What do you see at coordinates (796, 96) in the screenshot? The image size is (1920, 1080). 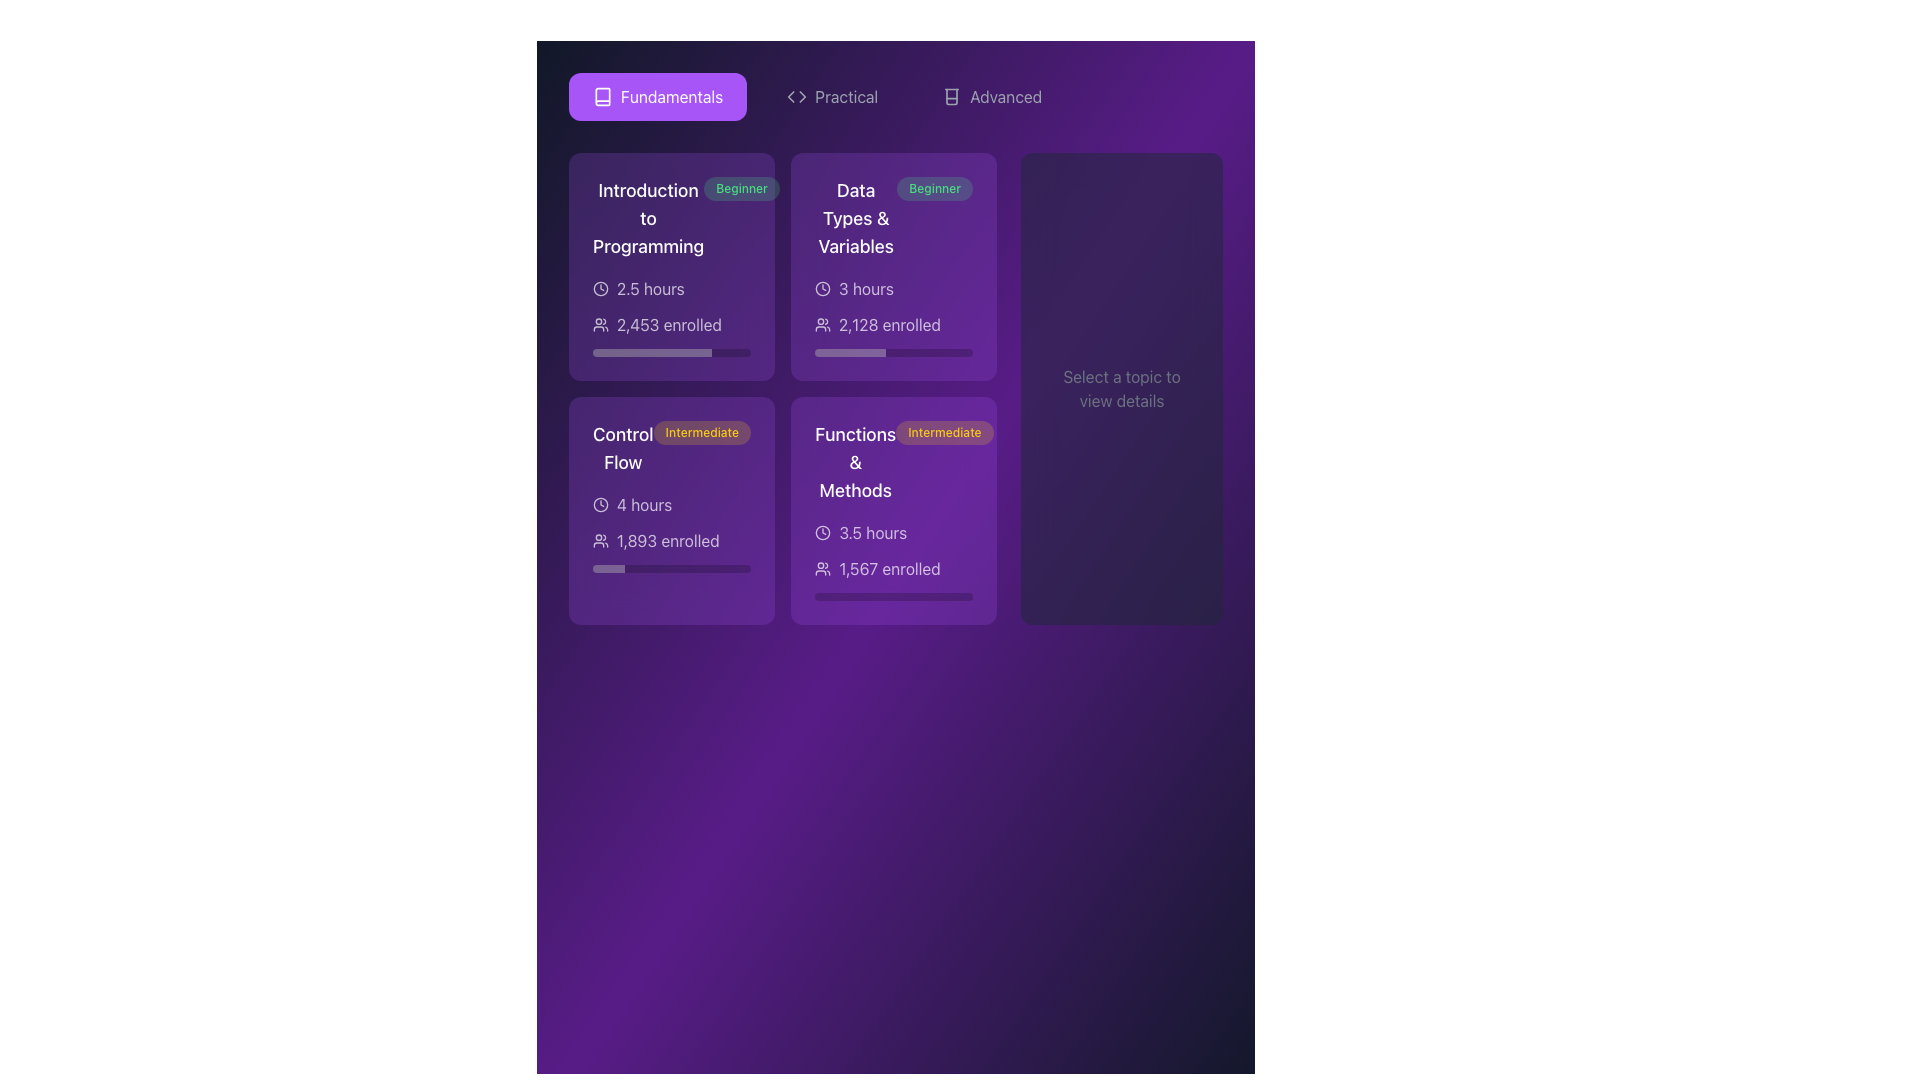 I see `the coding icon located to the left of the 'Practical' text in the top button` at bounding box center [796, 96].